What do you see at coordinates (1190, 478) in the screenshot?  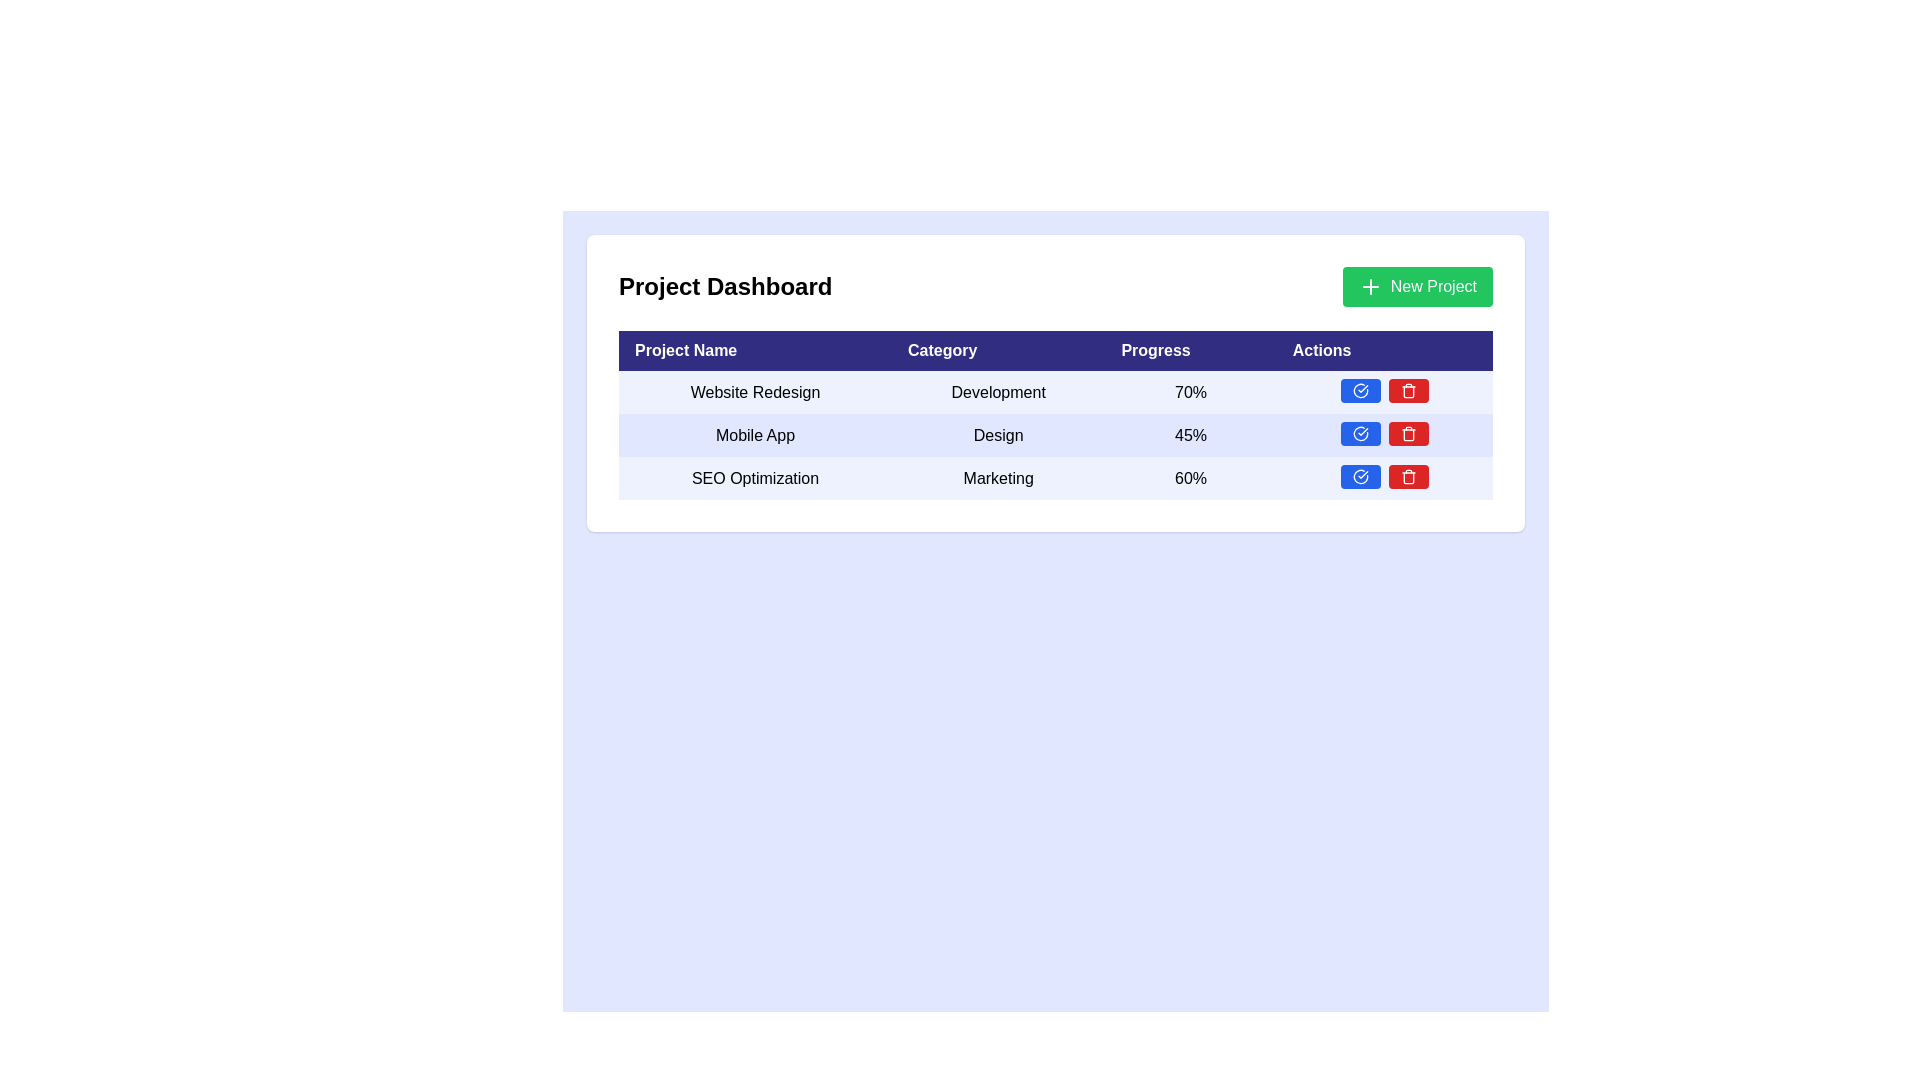 I see `the Text Label in the 'Progress' column of the third row, which indicates the progress percentage for 'SEO Optimization' under the 'Project Name' column` at bounding box center [1190, 478].